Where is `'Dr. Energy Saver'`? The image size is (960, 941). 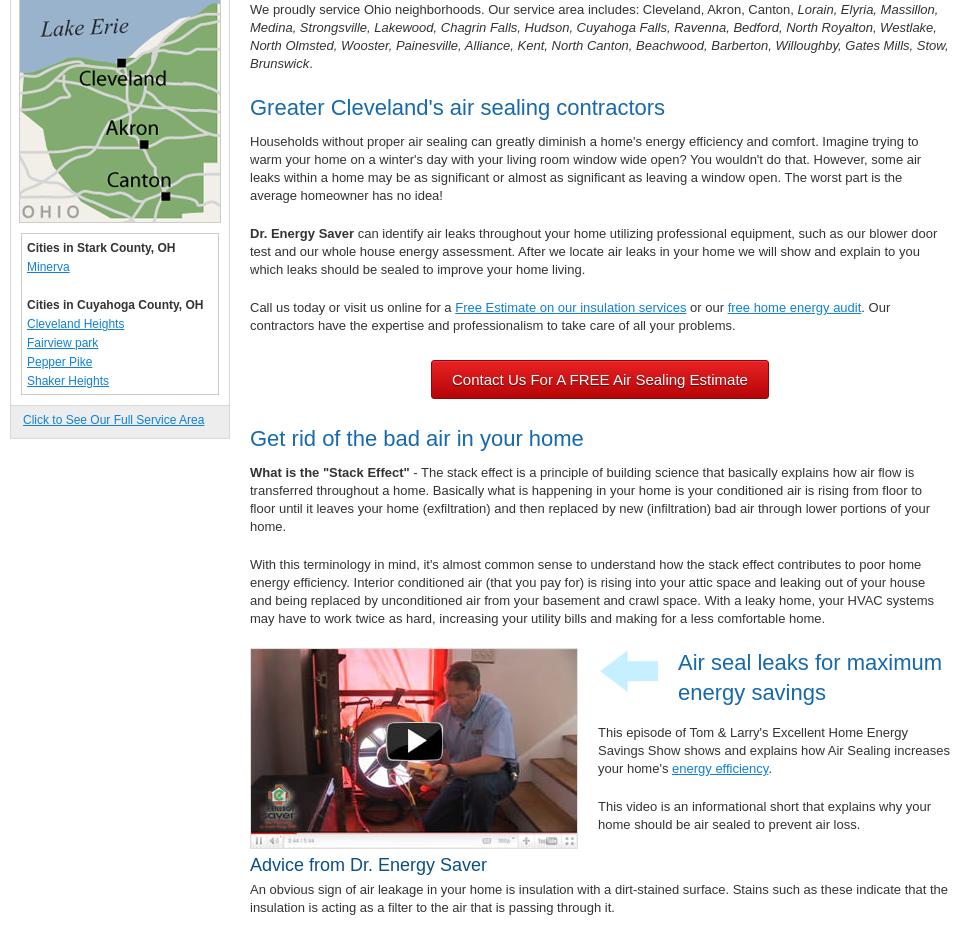 'Dr. Energy Saver' is located at coordinates (248, 232).